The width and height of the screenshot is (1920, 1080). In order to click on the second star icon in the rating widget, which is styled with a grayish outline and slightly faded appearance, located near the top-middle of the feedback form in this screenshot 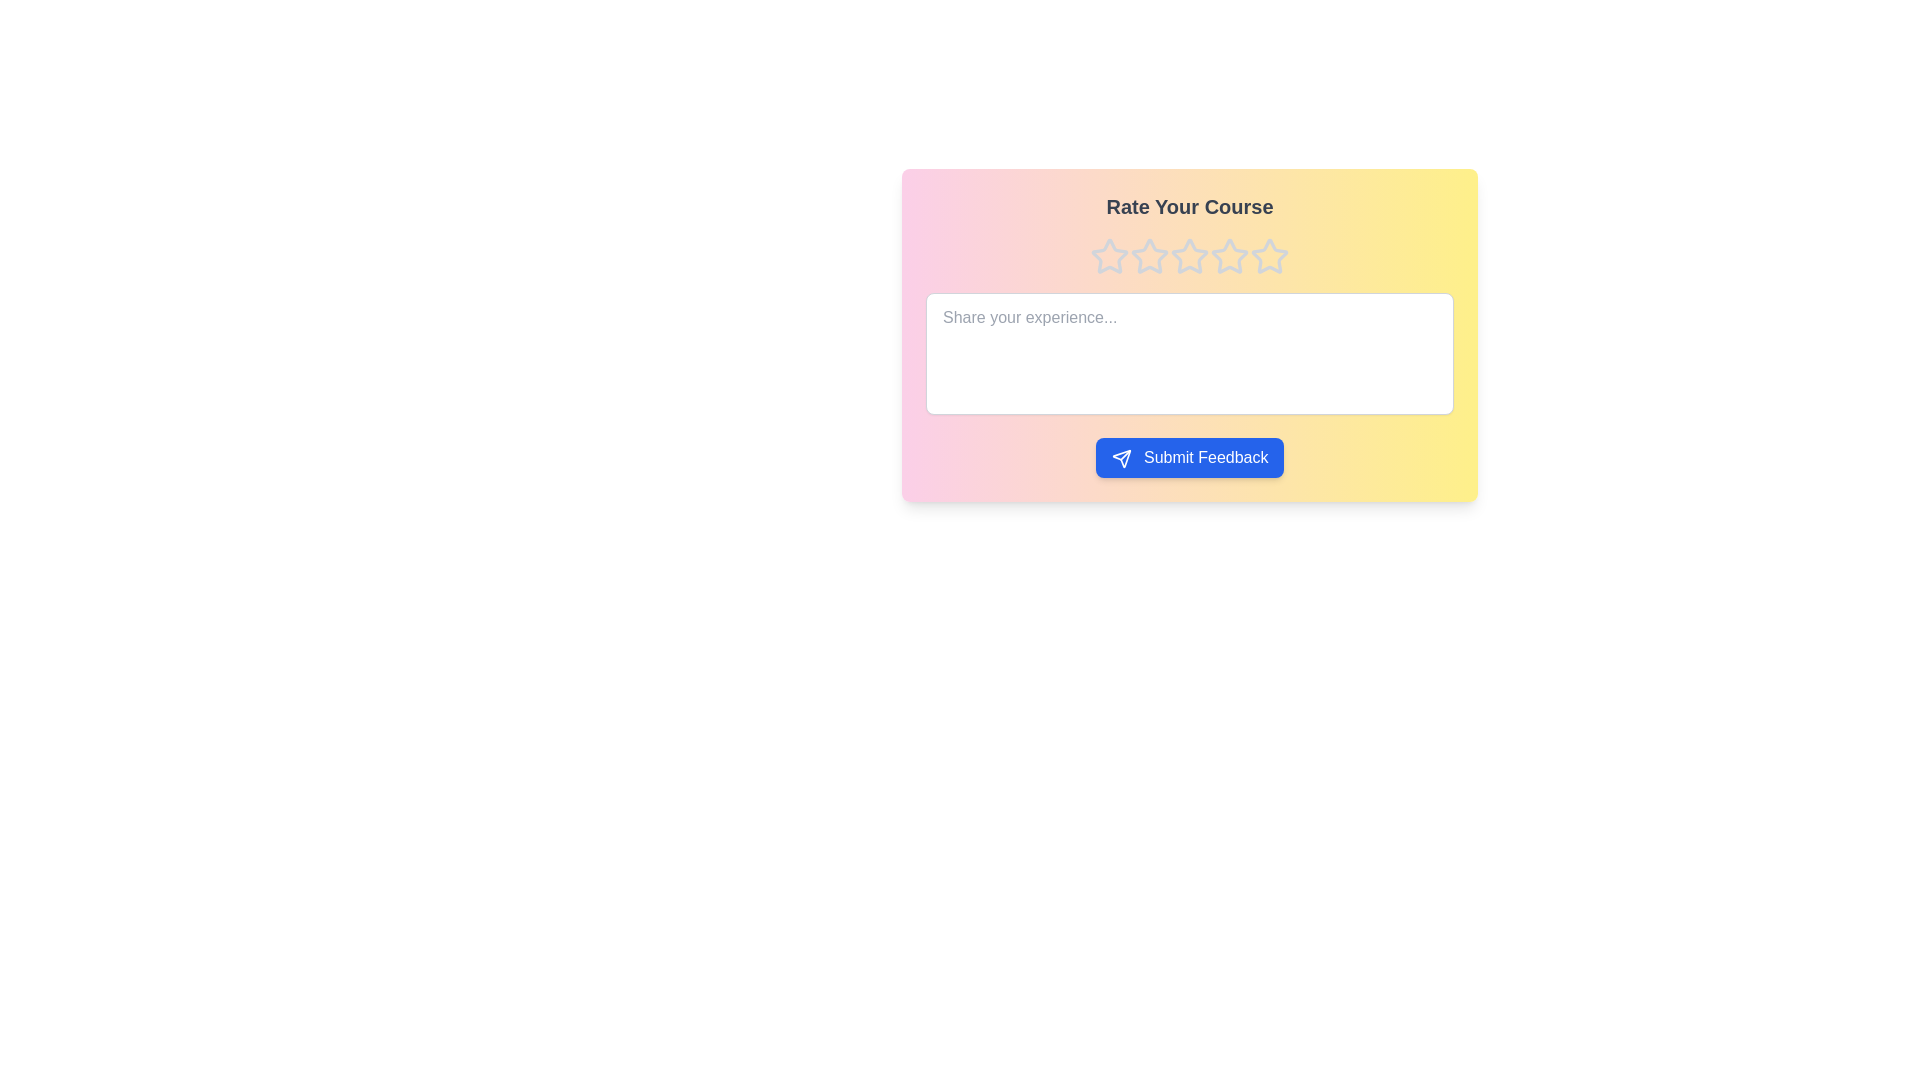, I will do `click(1190, 255)`.